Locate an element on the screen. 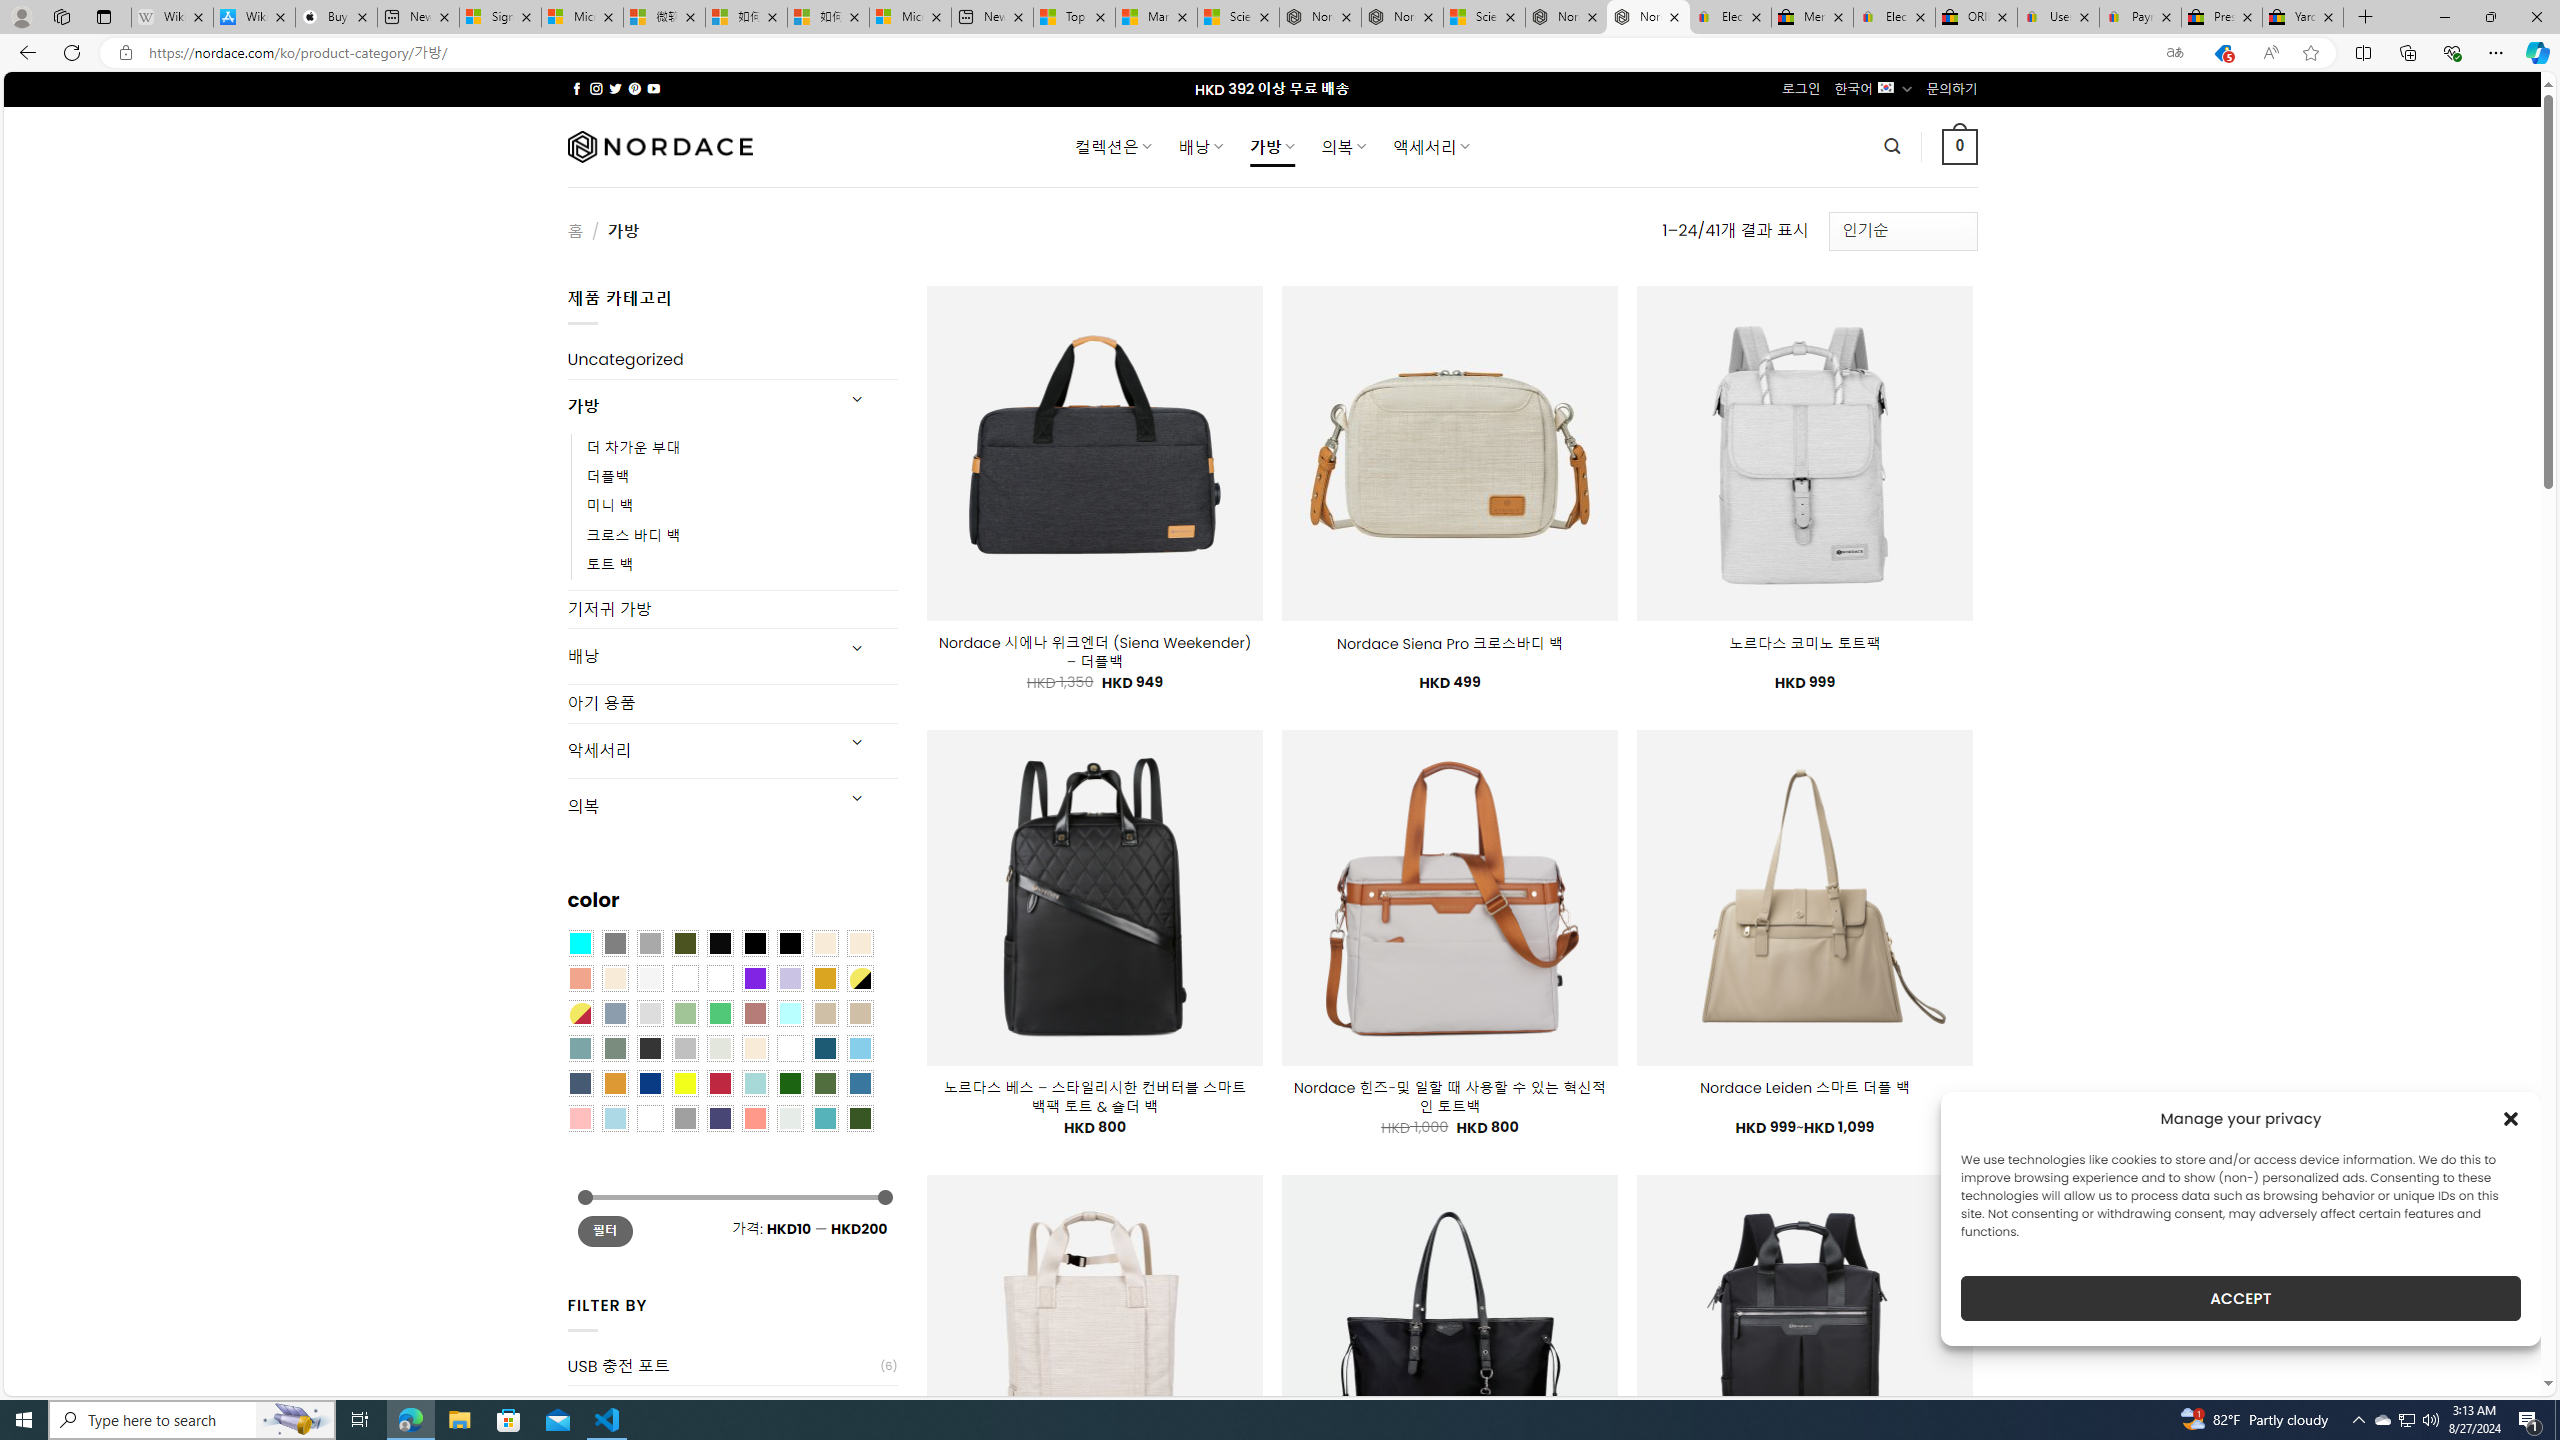  'Follow on Pinterest' is located at coordinates (632, 88).